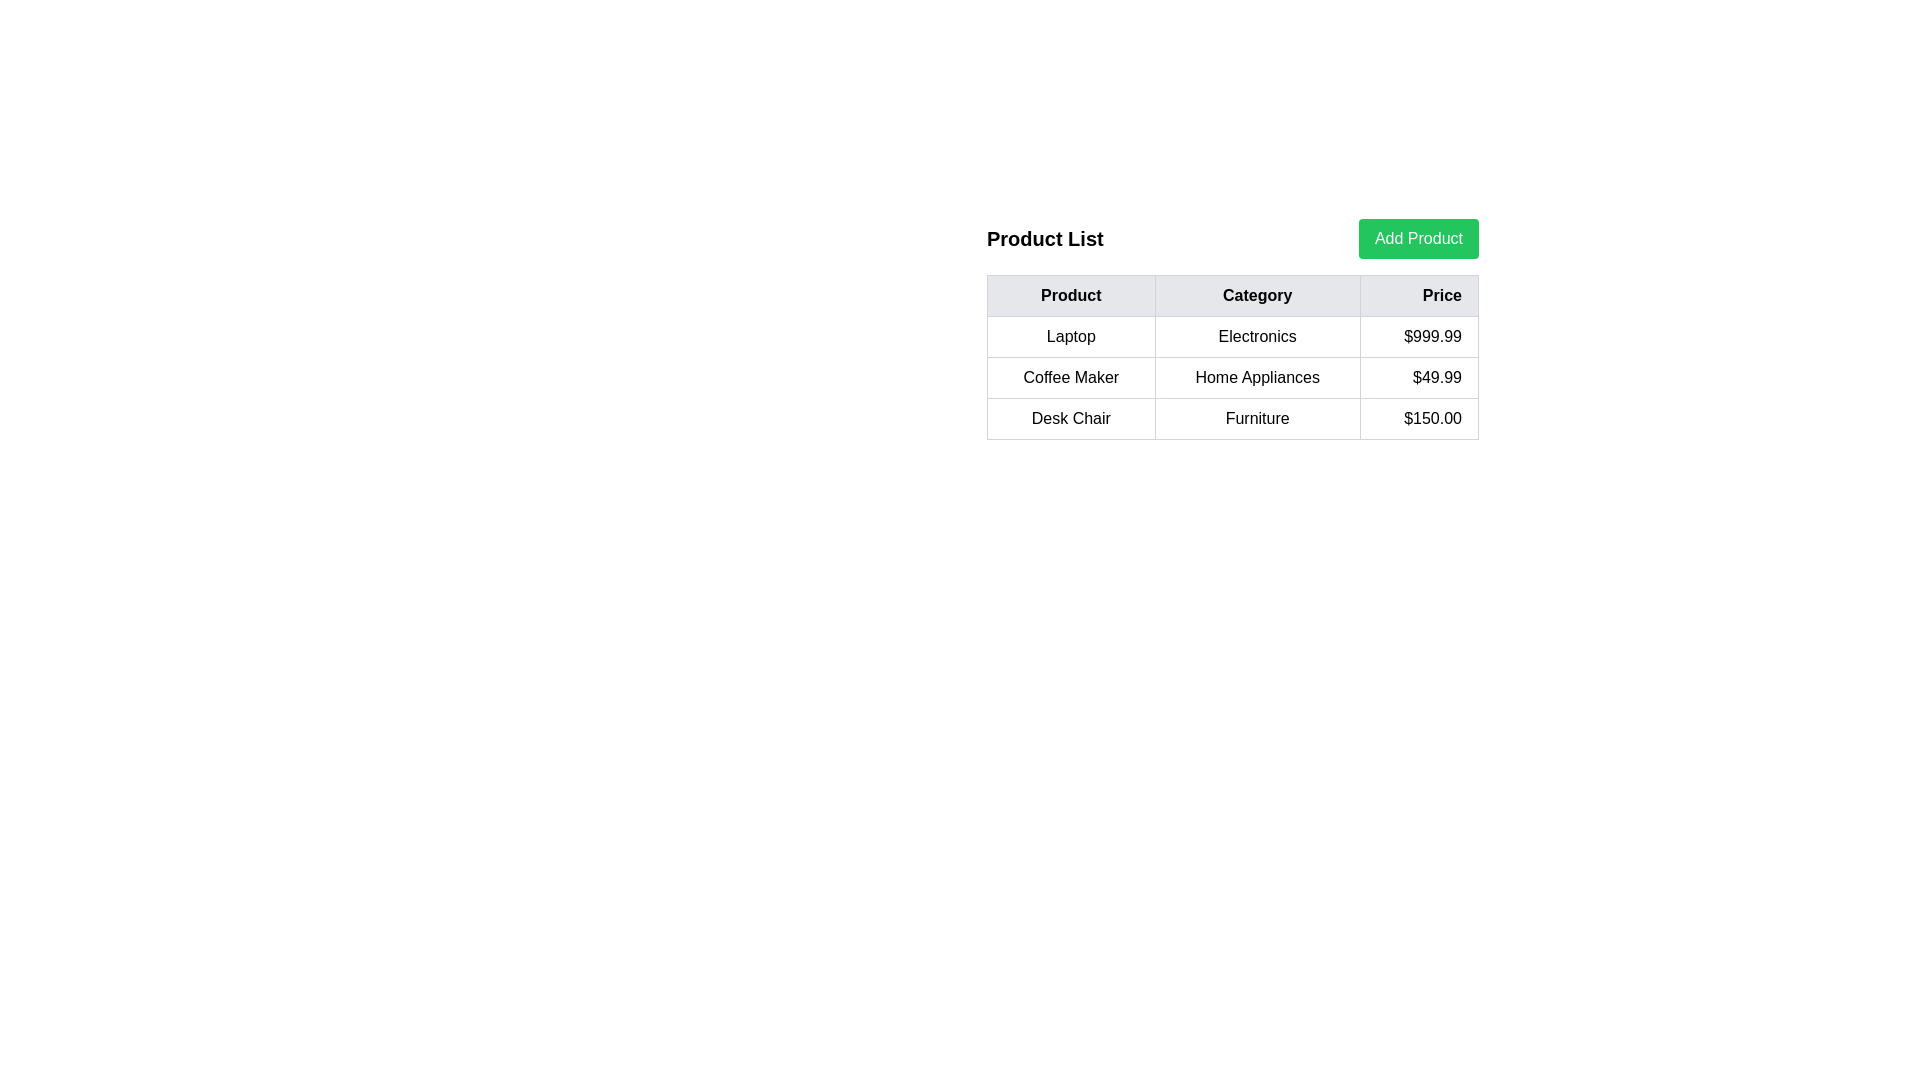 The image size is (1920, 1080). Describe the element at coordinates (1232, 328) in the screenshot. I see `the table cell in the 'Category' column associated with the 'Laptop' product row, which displays the text 'Electronics'` at that location.